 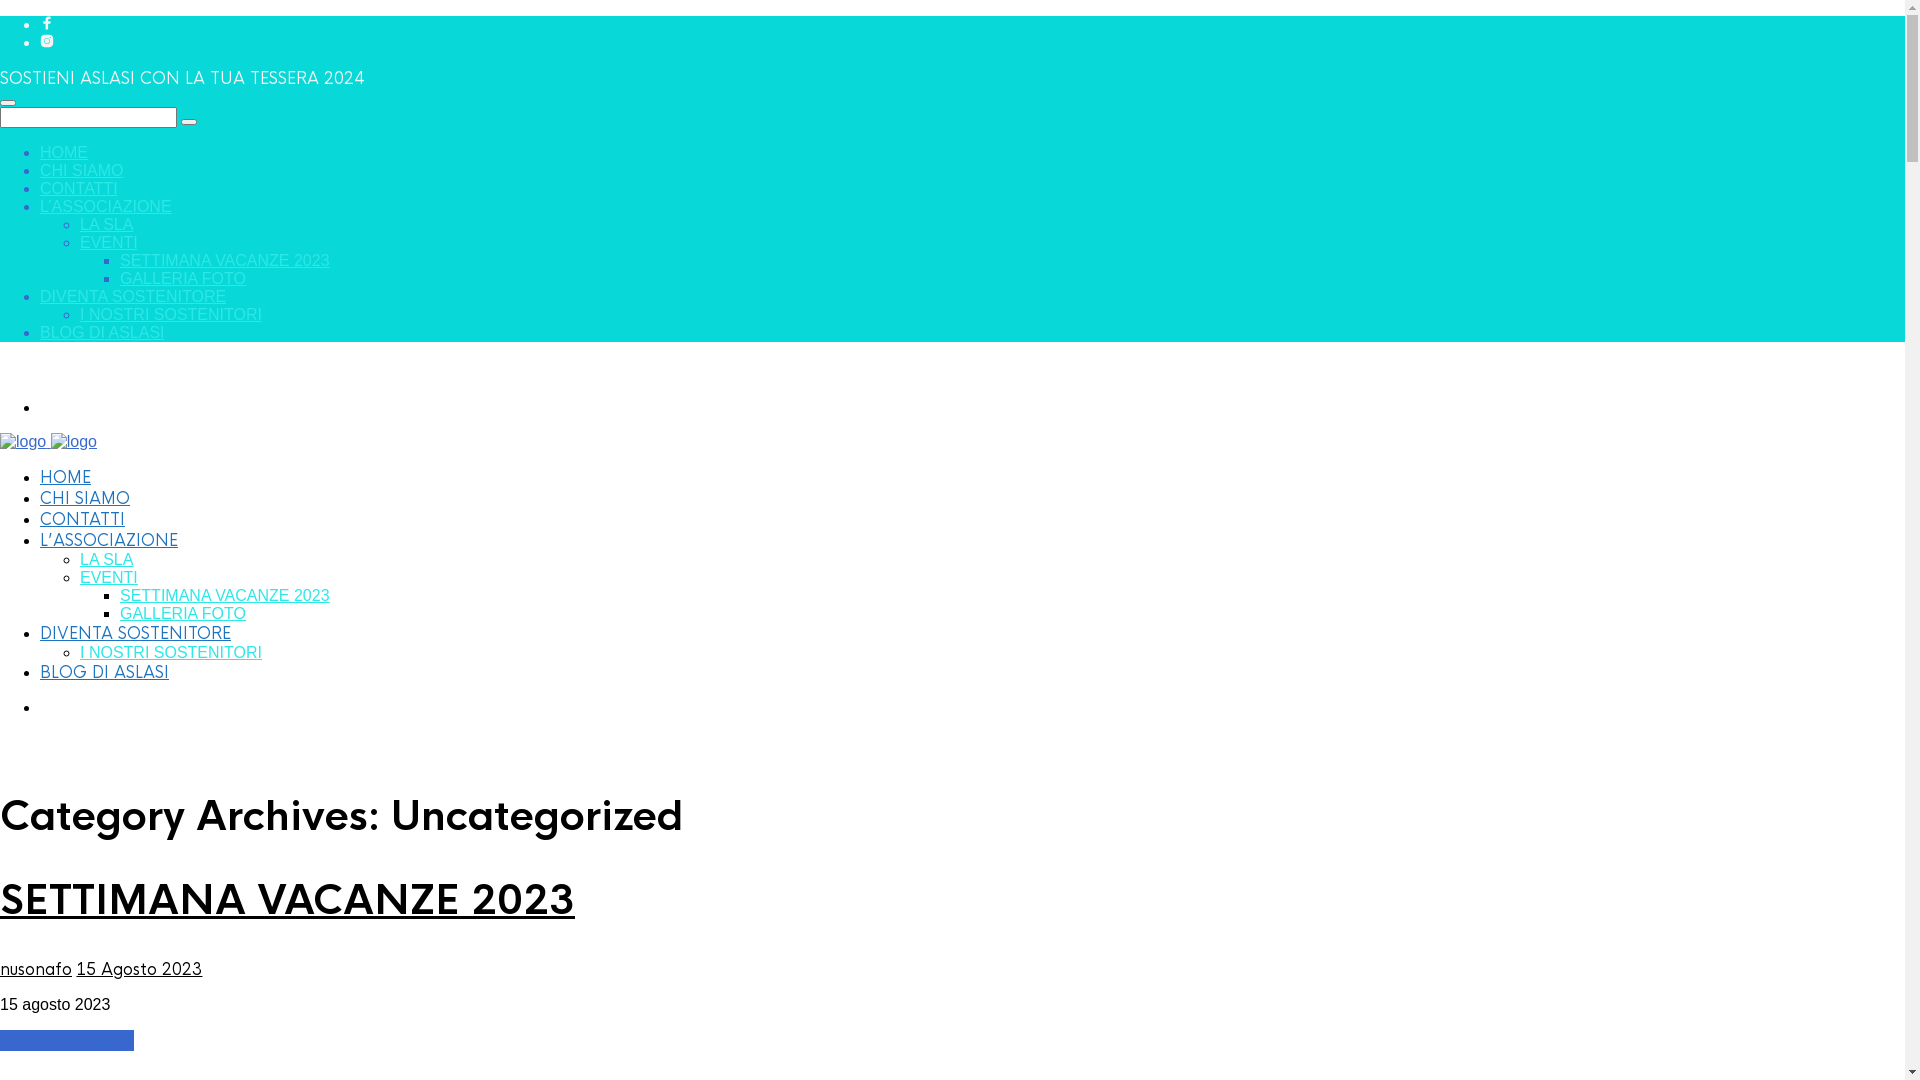 I want to click on 'SETTIMANA VACANZE 2023', so click(x=225, y=594).